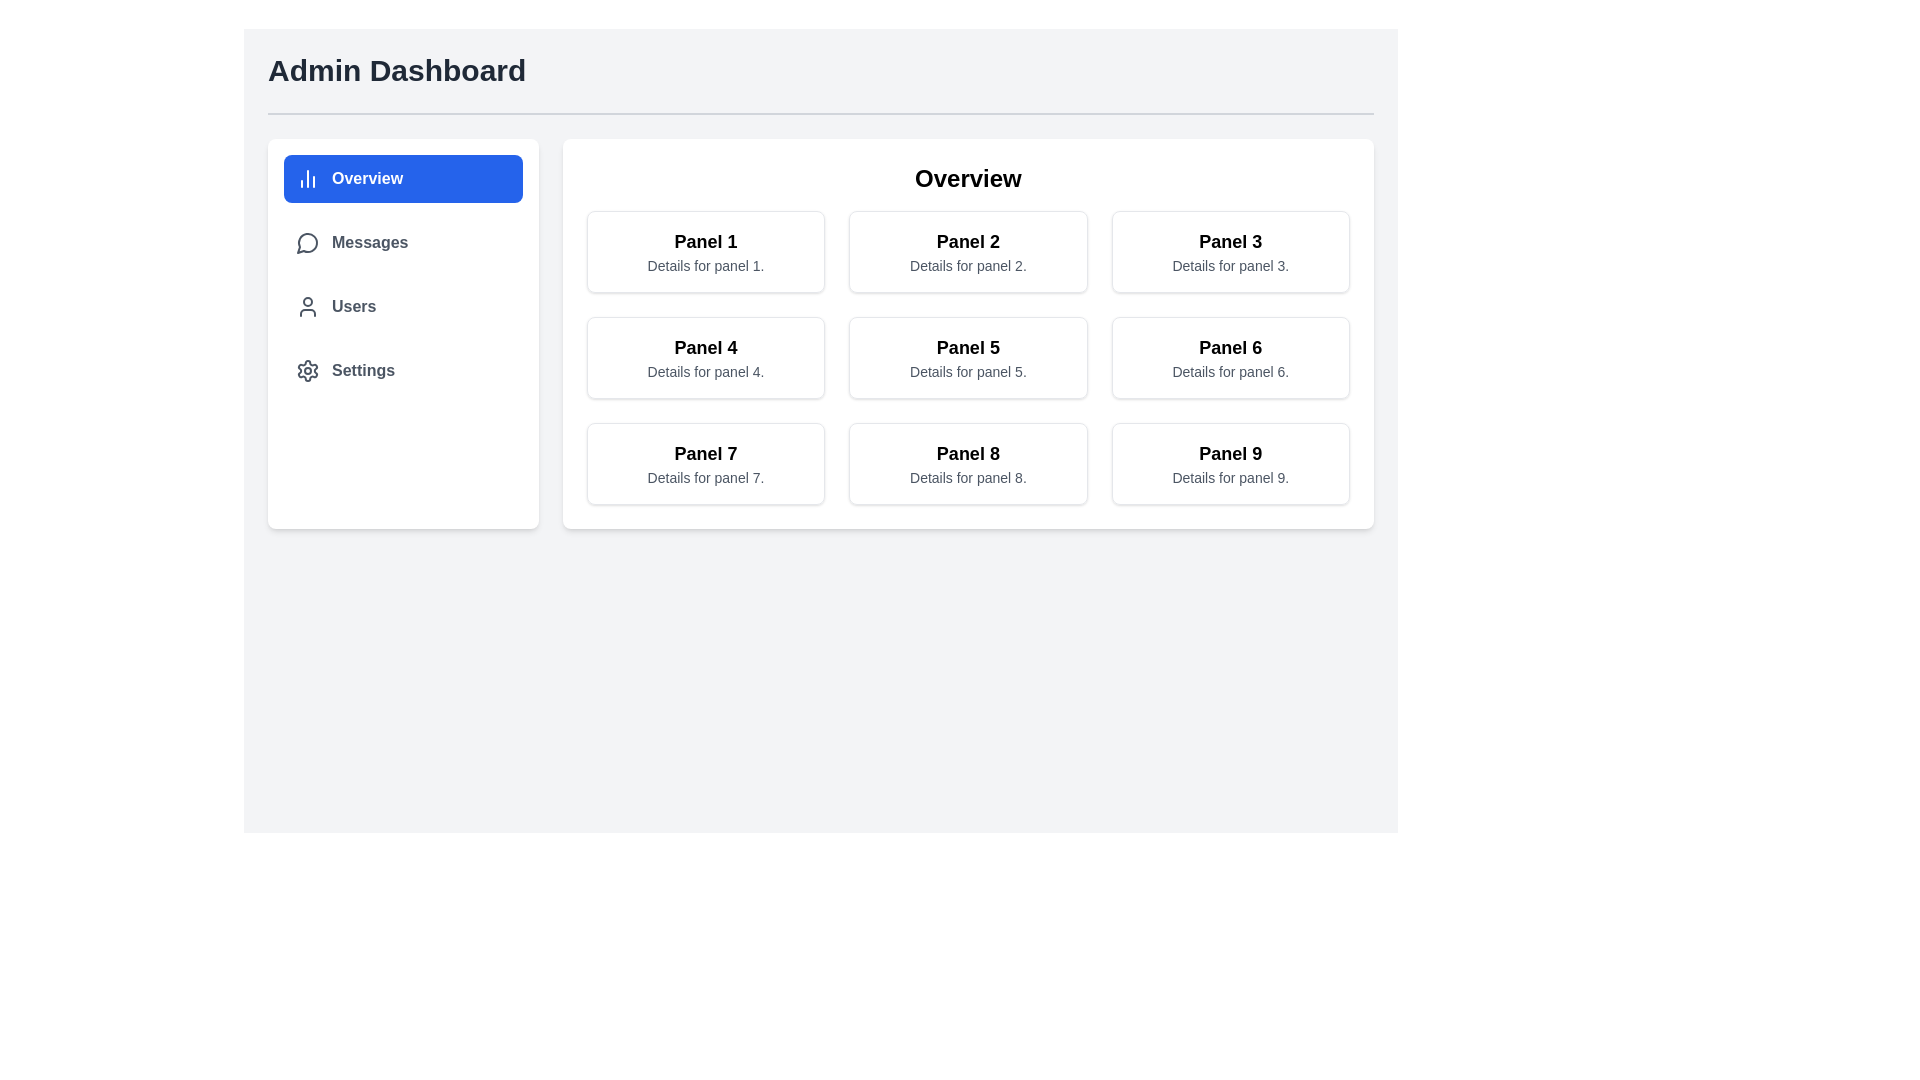 This screenshot has width=1920, height=1080. Describe the element at coordinates (968, 454) in the screenshot. I see `the text label identifying 'Panel 8', which is located in the second row and second column of a 3x3 grid under the 'Overview' section` at that location.